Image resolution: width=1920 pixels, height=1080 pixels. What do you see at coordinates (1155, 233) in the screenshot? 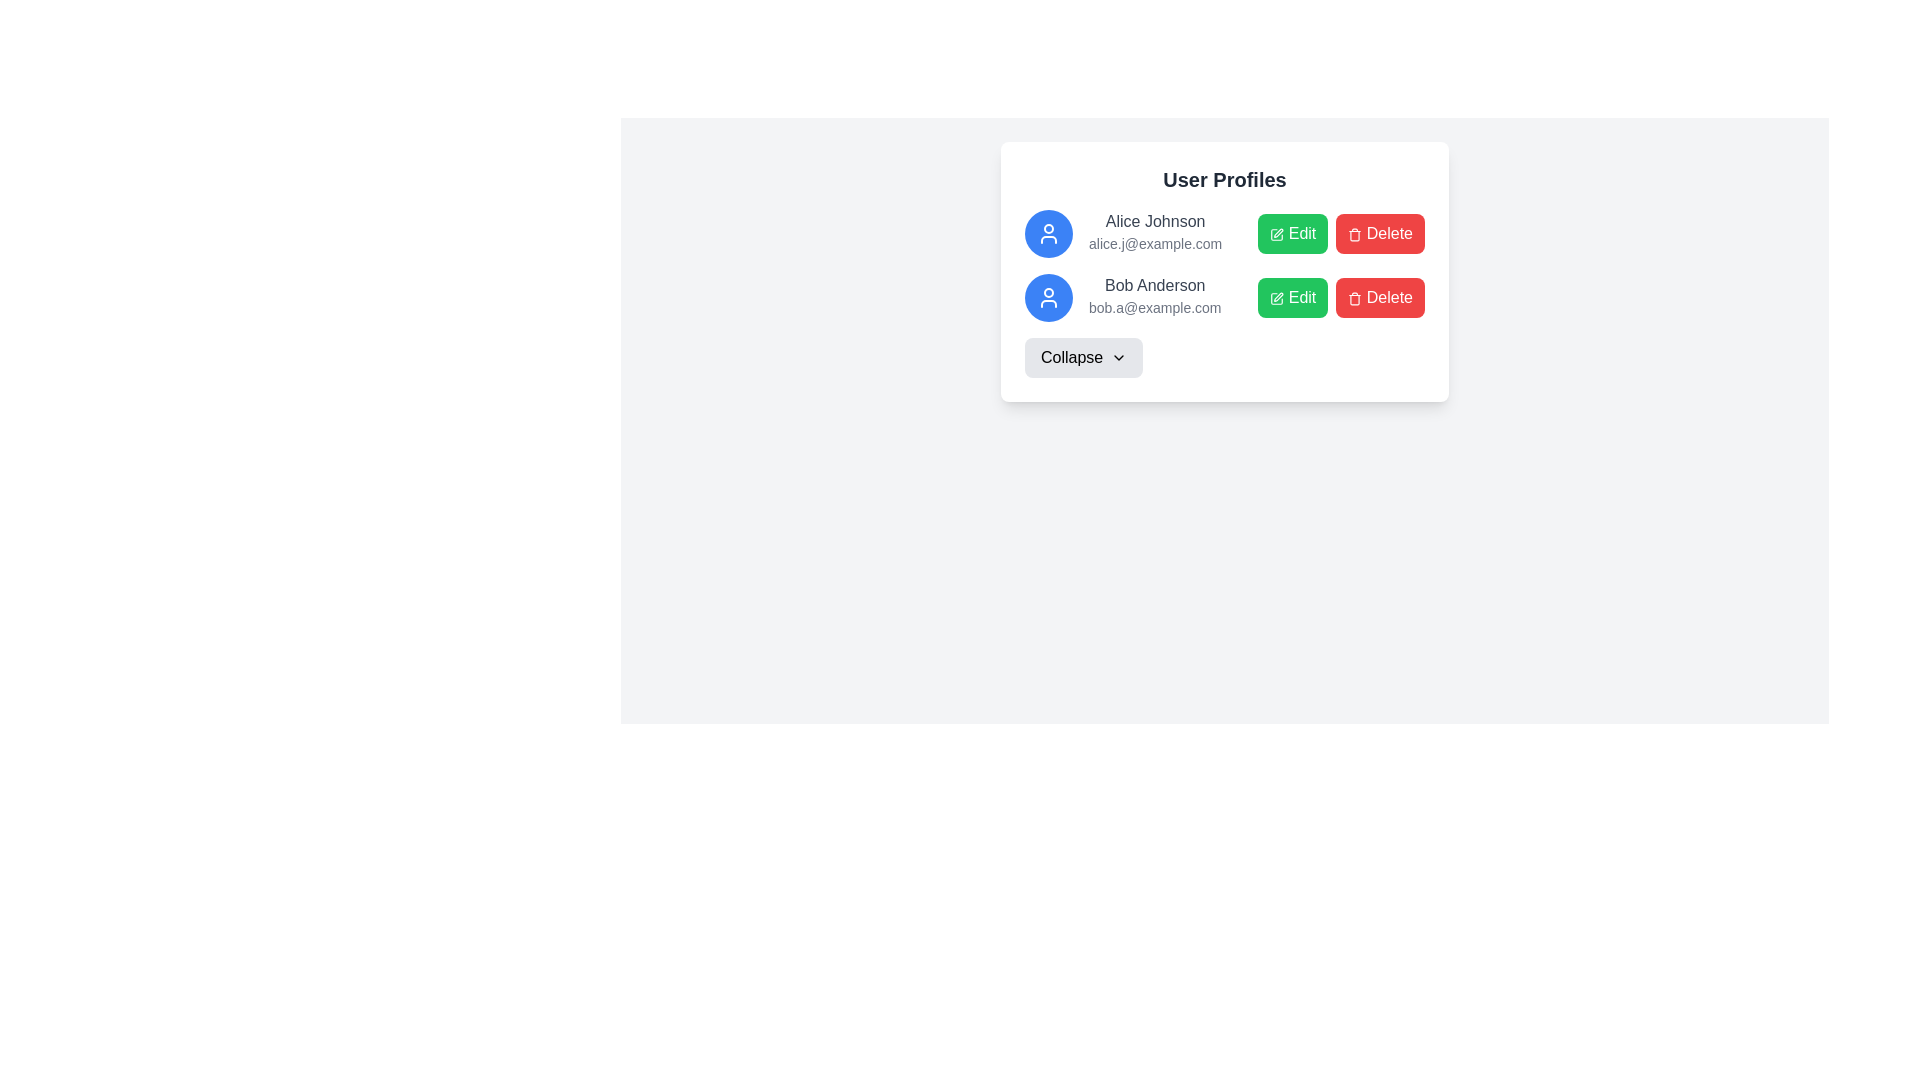
I see `the text block displaying the user's name and email address` at bounding box center [1155, 233].